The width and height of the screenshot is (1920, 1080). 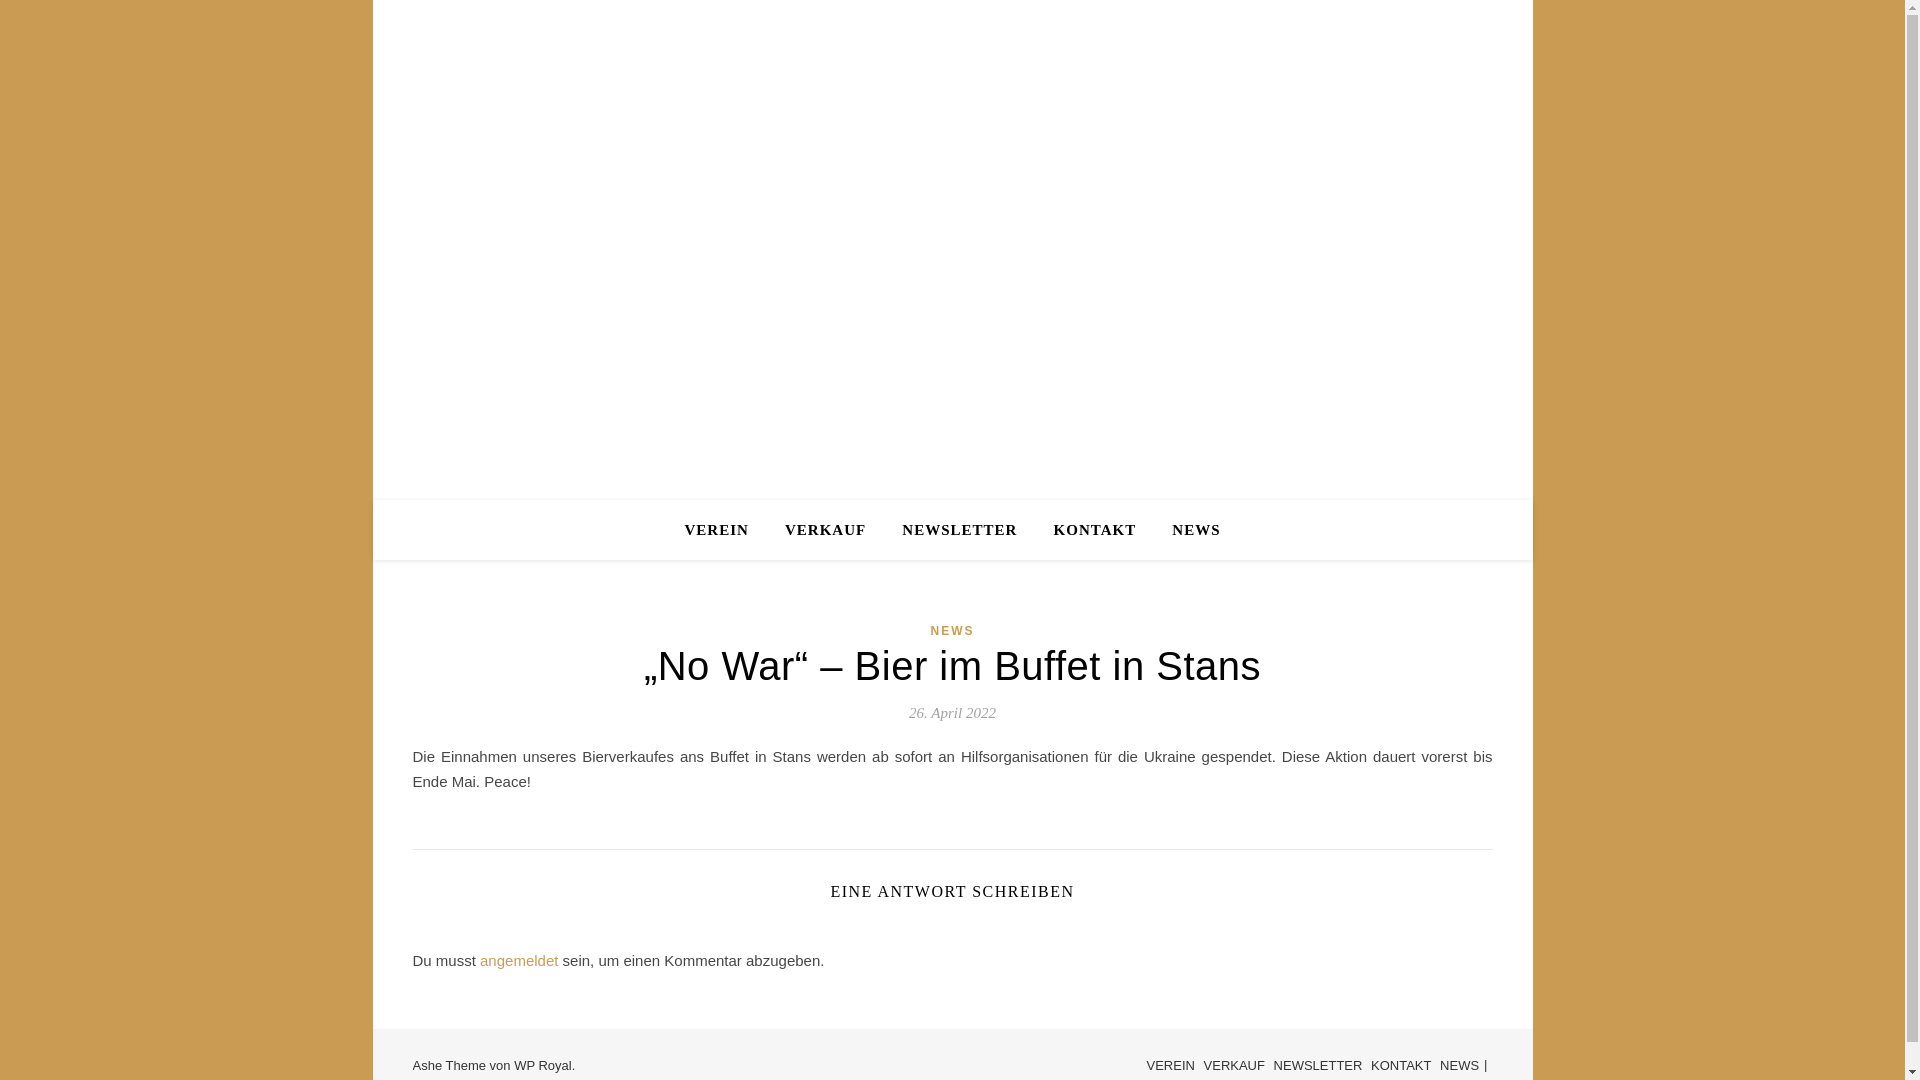 What do you see at coordinates (1370, 1064) in the screenshot?
I see `'KONTAKT'` at bounding box center [1370, 1064].